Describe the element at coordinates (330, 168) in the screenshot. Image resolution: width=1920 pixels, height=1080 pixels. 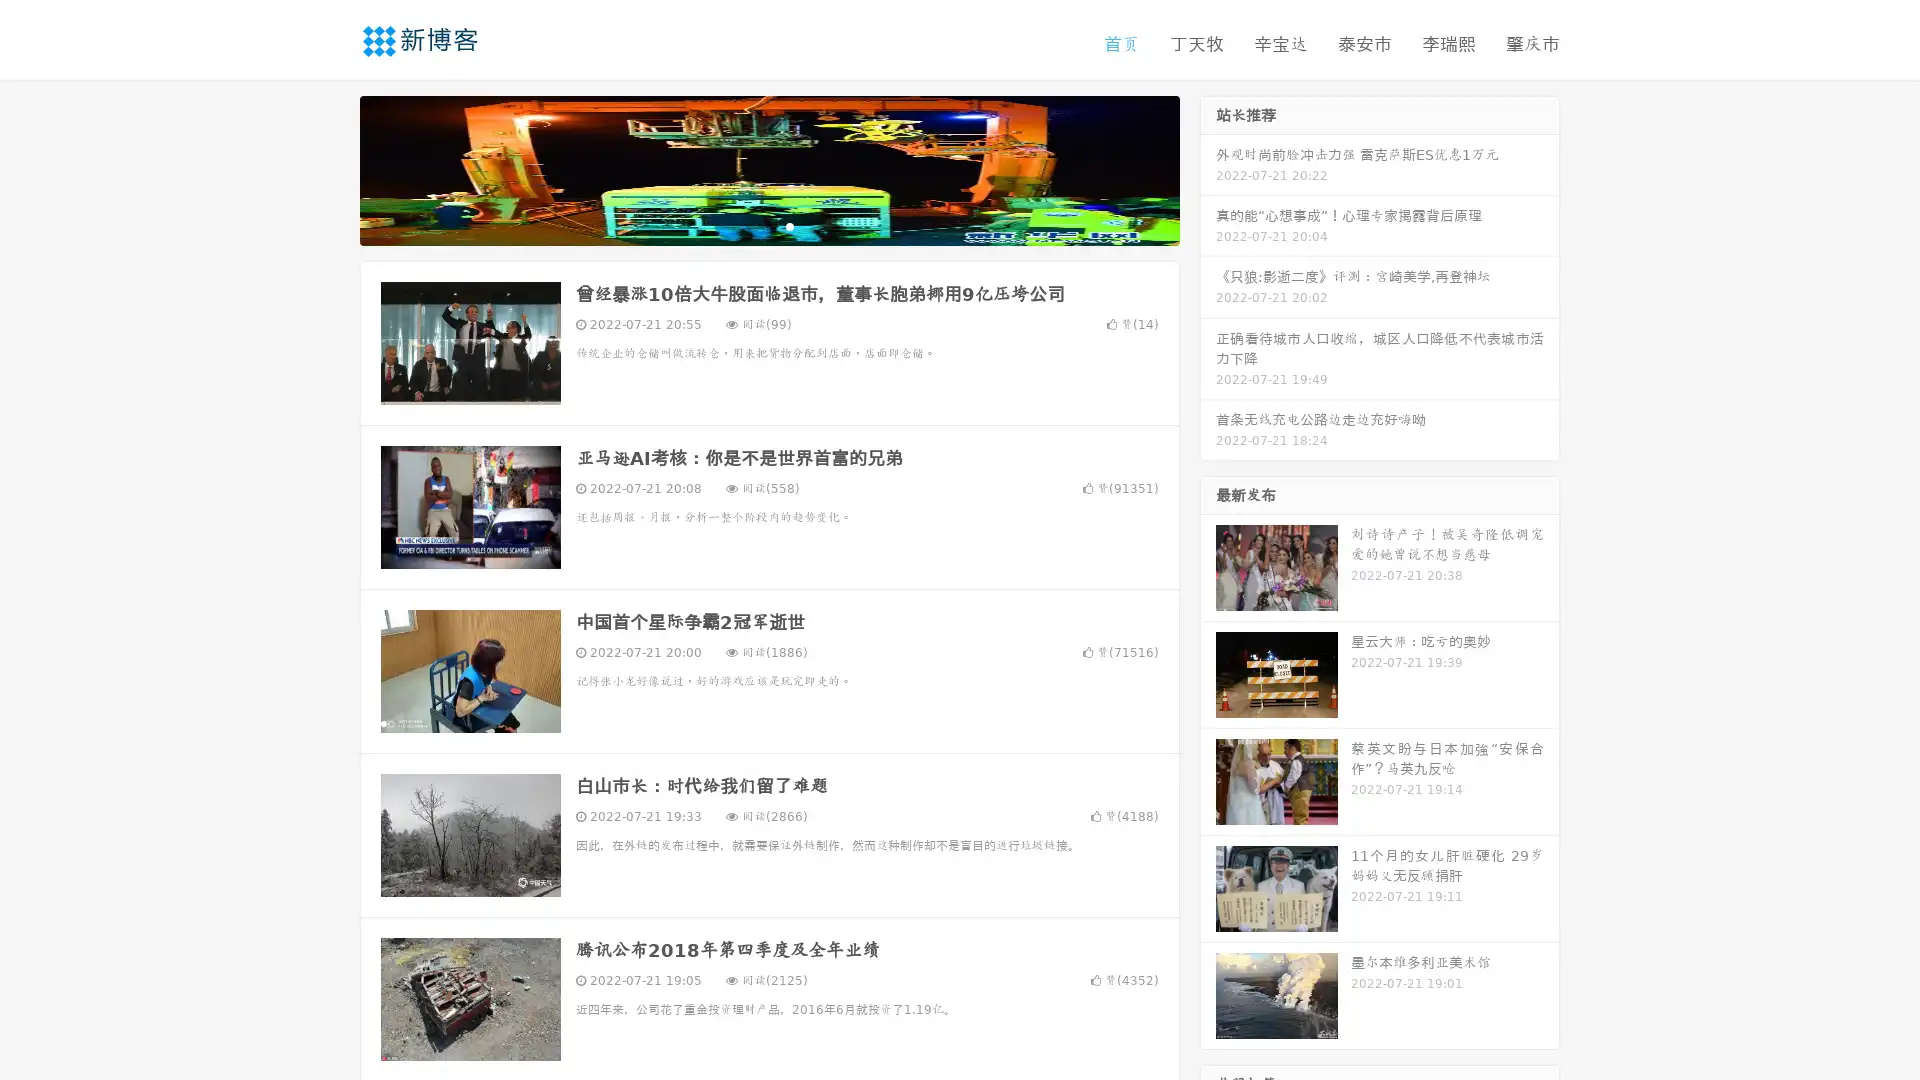
I see `Previous slide` at that location.